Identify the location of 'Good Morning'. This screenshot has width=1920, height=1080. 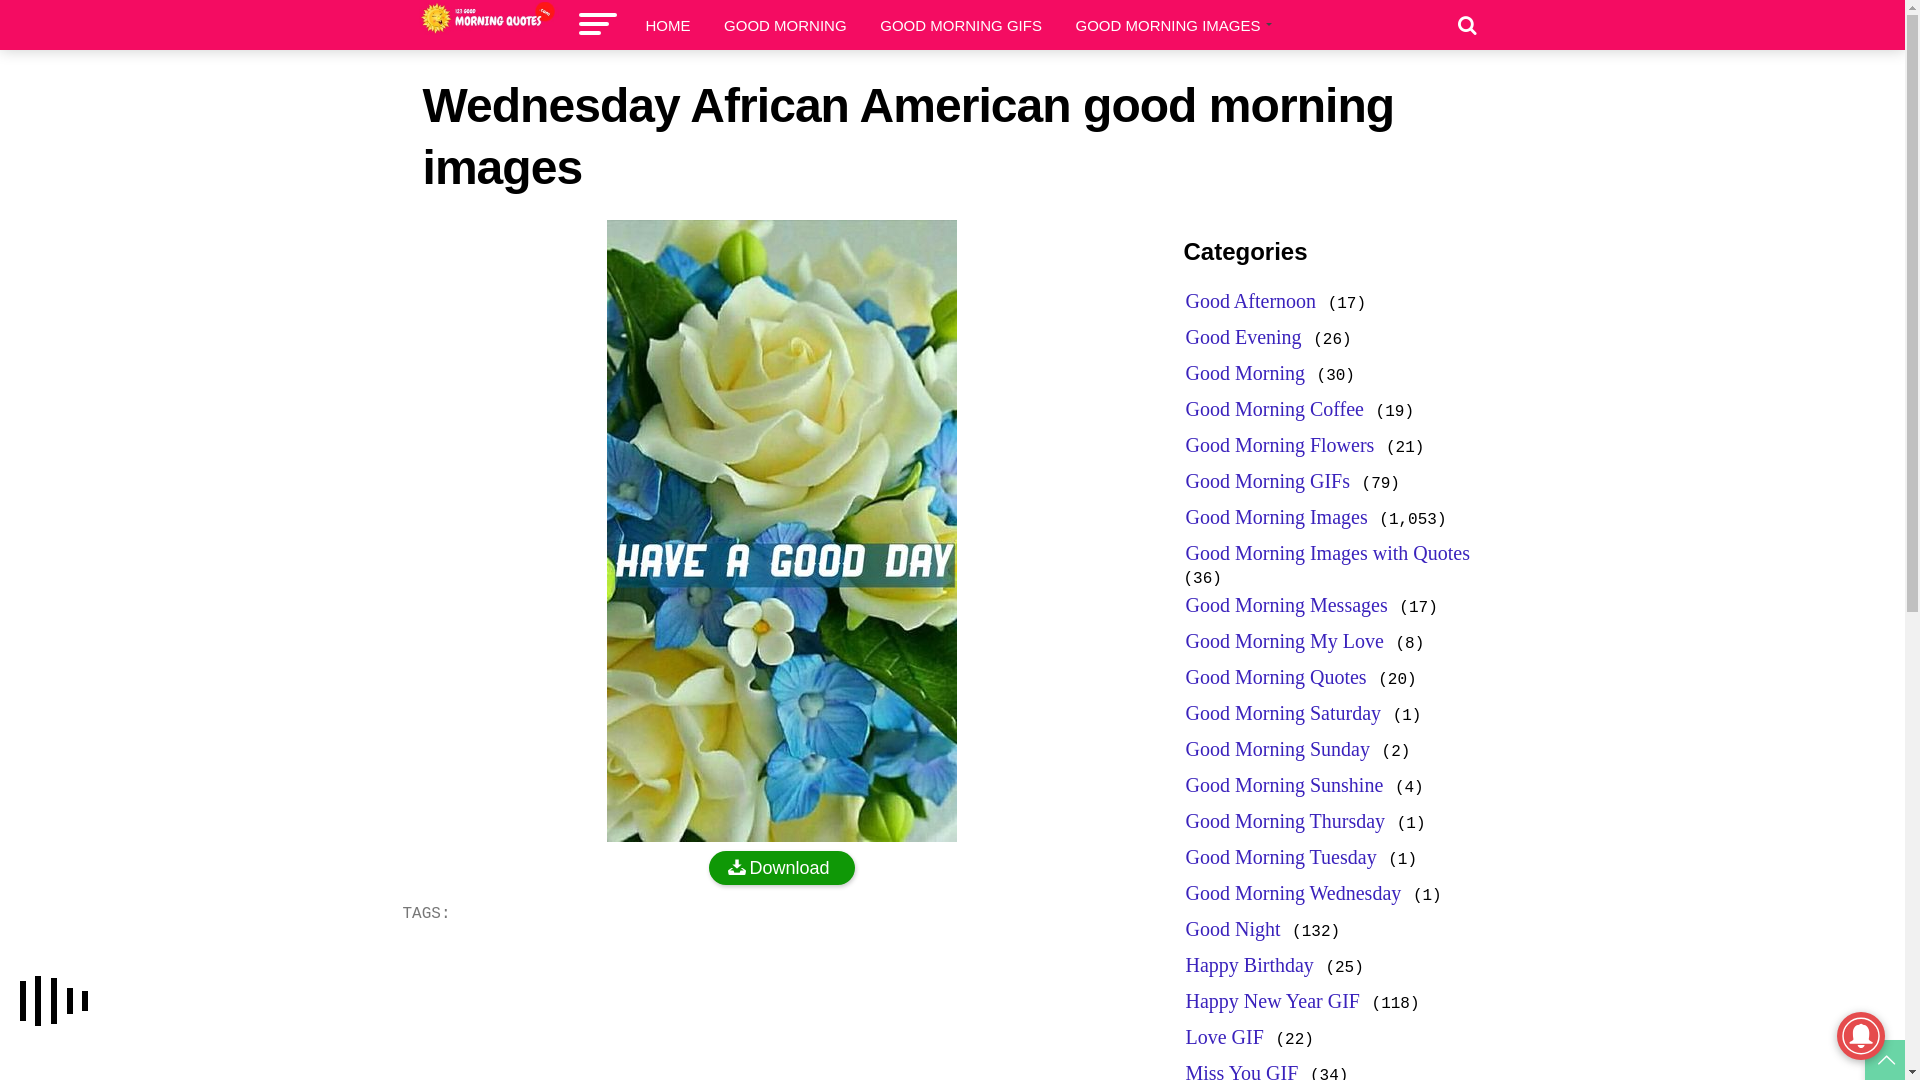
(1244, 373).